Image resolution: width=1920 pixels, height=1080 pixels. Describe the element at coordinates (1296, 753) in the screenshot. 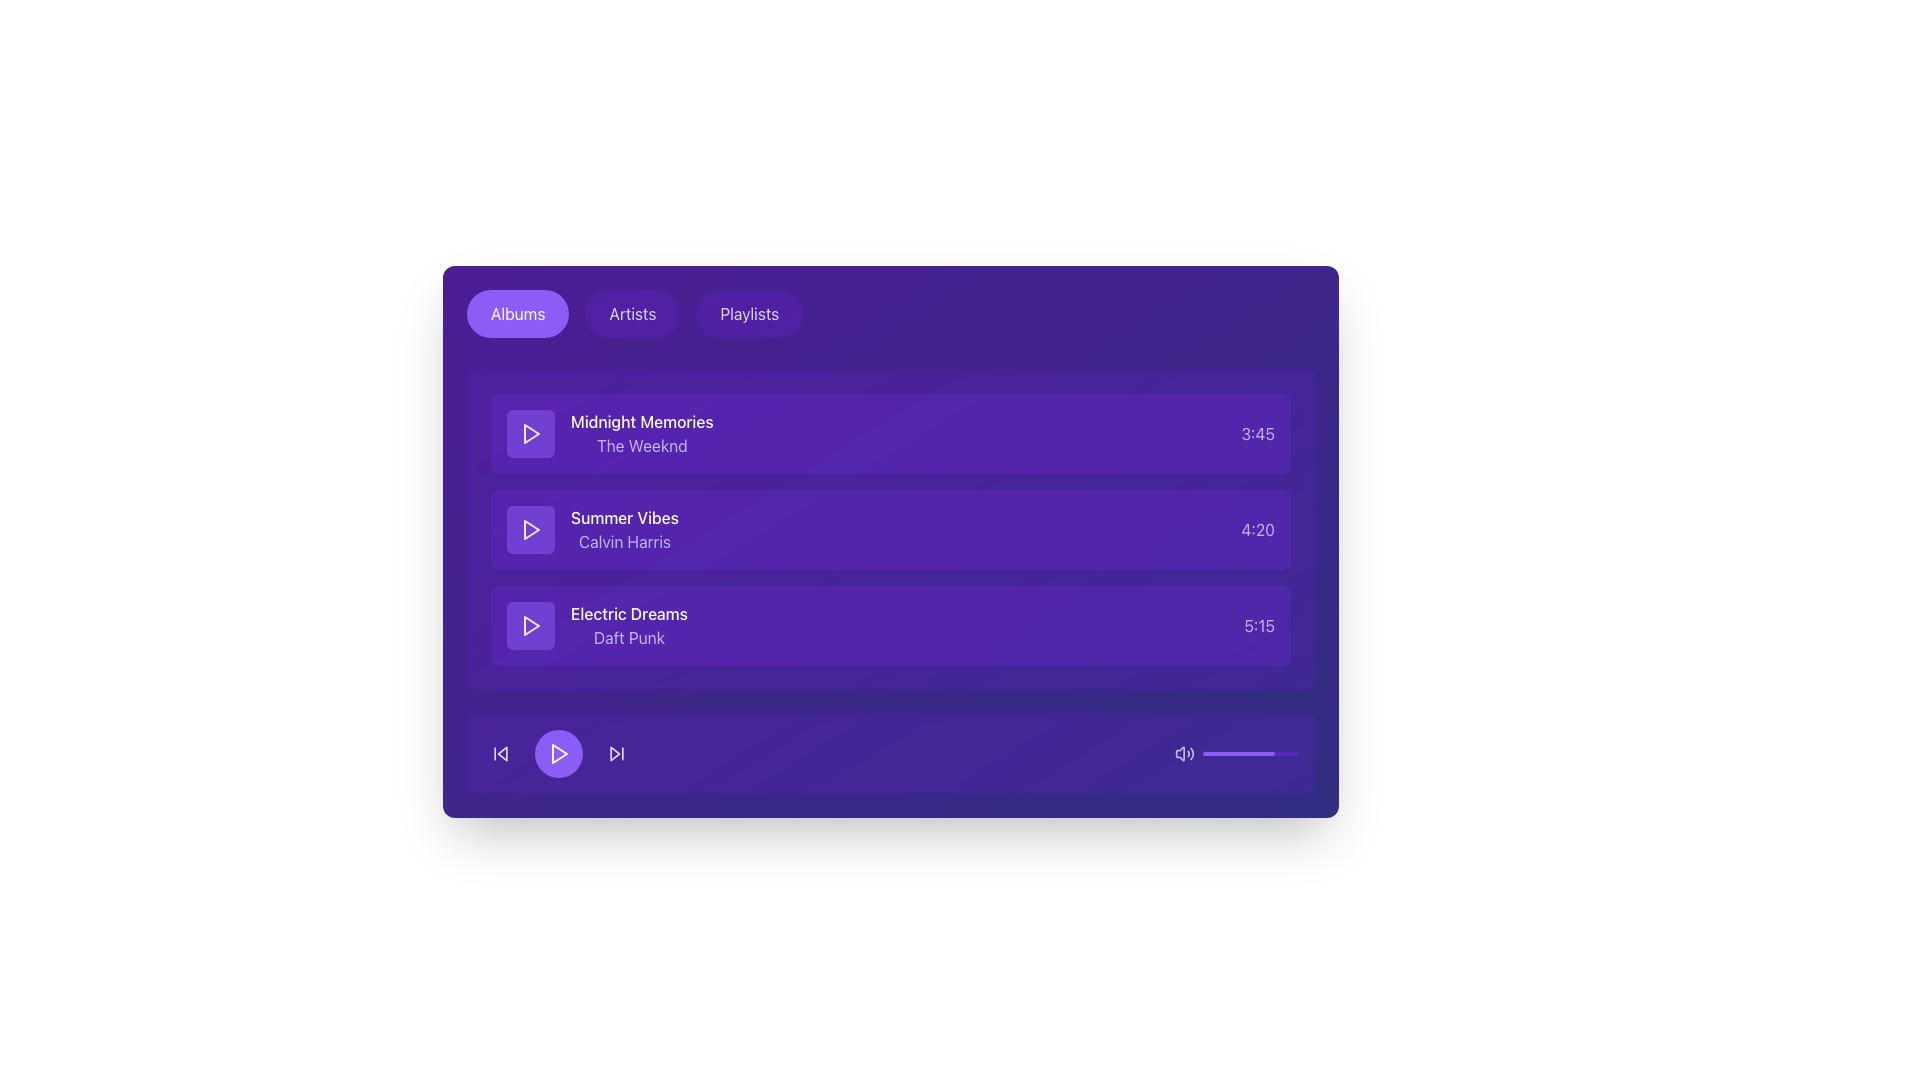

I see `the volume` at that location.